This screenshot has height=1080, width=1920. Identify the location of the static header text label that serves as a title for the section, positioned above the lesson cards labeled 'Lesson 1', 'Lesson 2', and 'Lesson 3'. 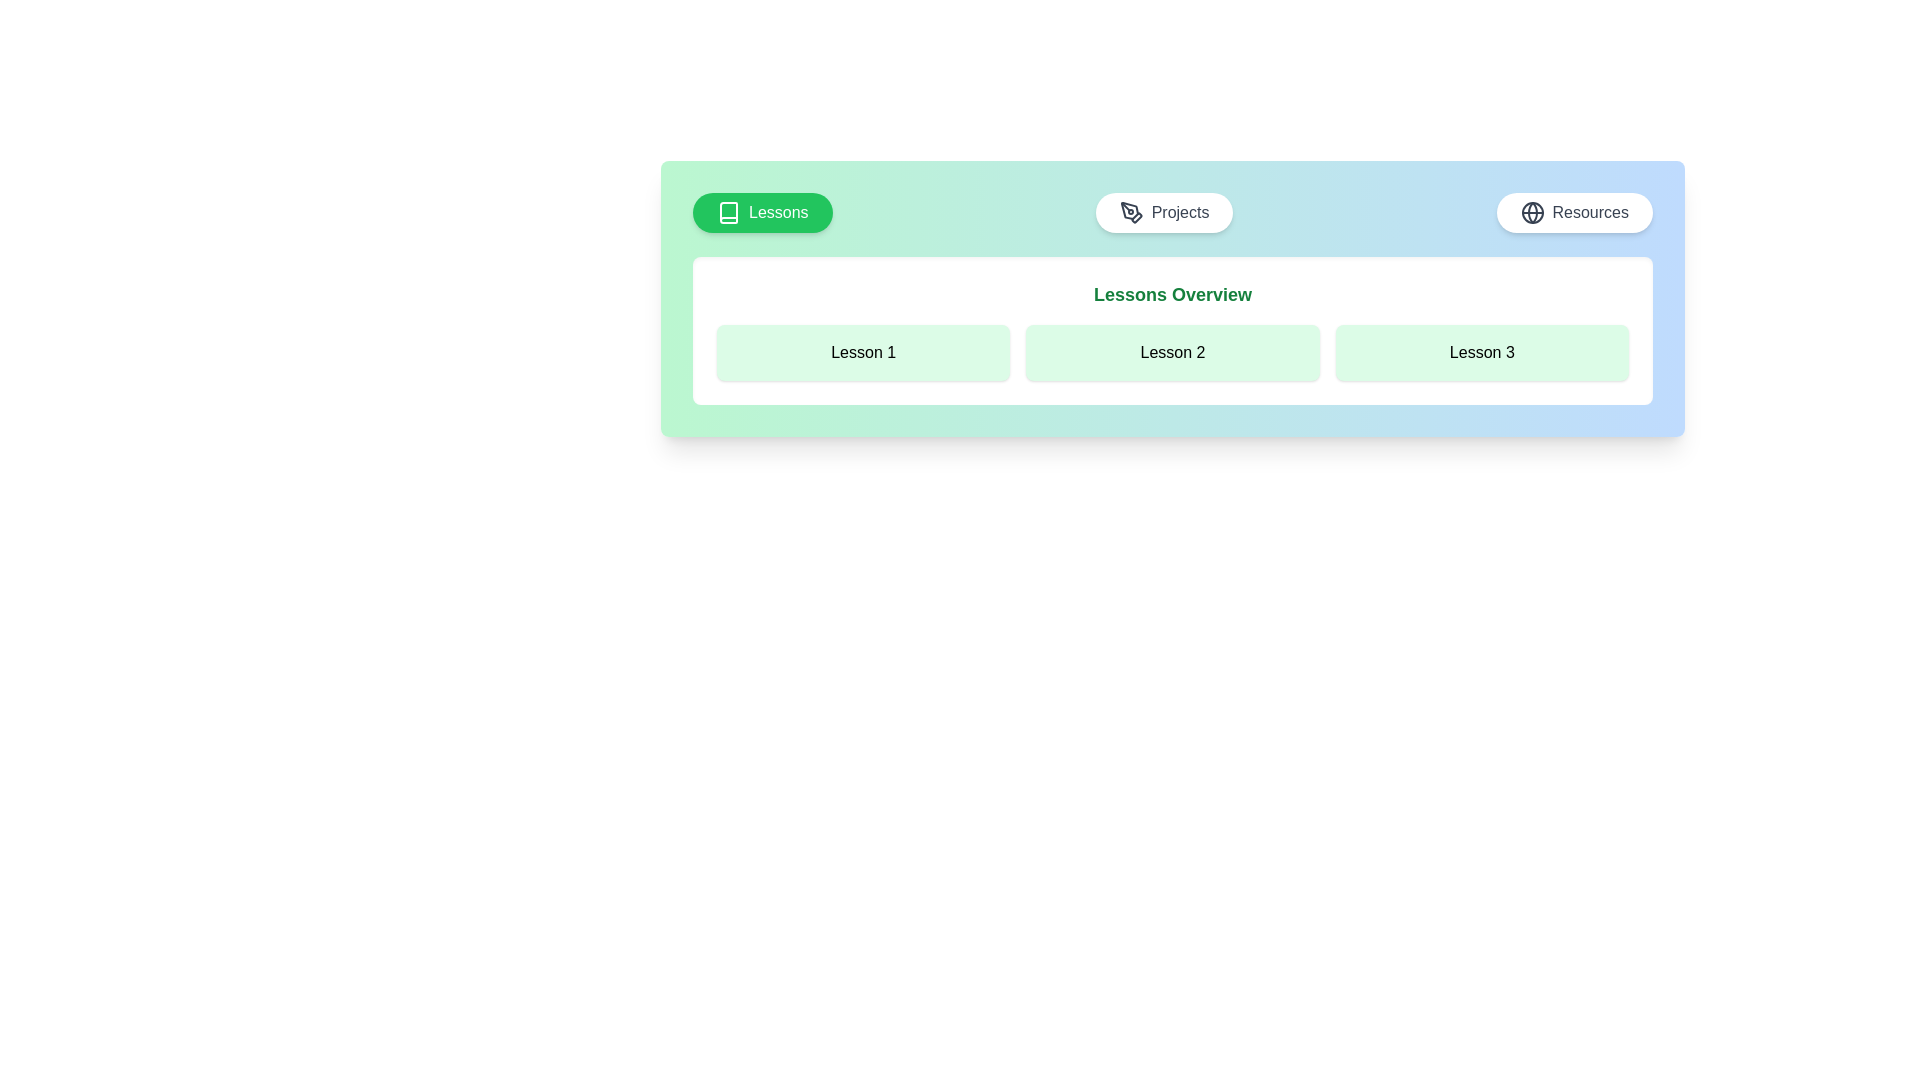
(1172, 294).